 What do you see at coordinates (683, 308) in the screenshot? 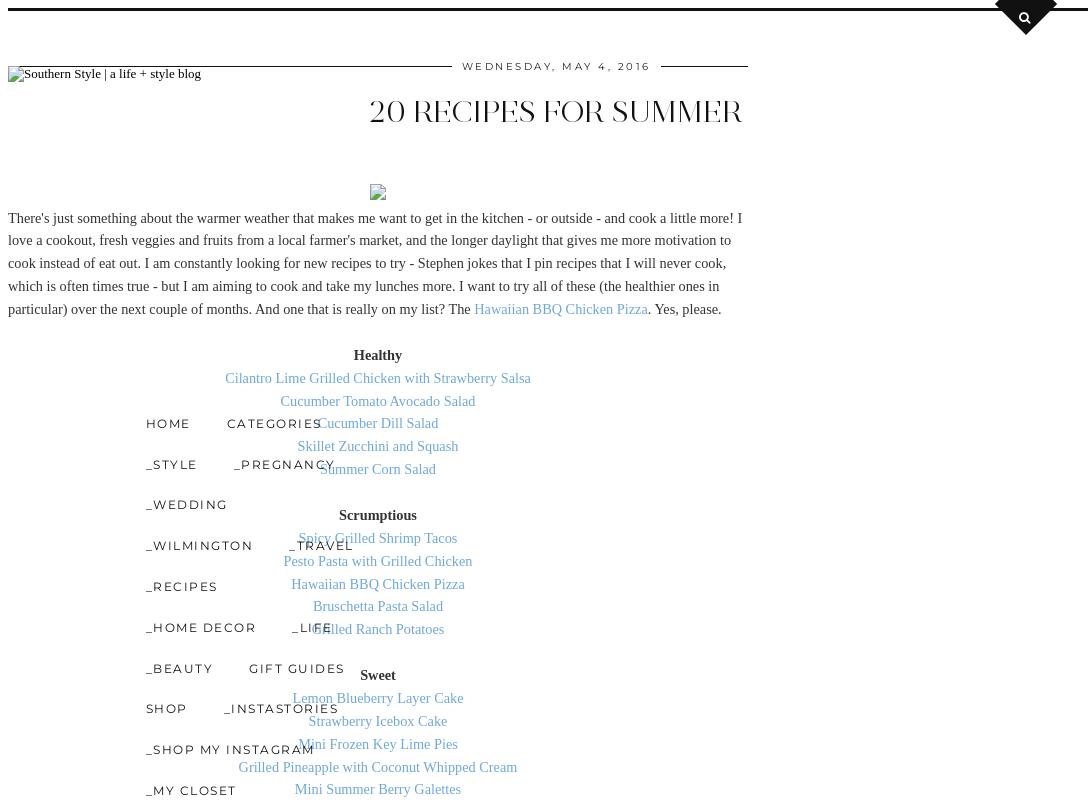
I see `'. Yes, please.'` at bounding box center [683, 308].